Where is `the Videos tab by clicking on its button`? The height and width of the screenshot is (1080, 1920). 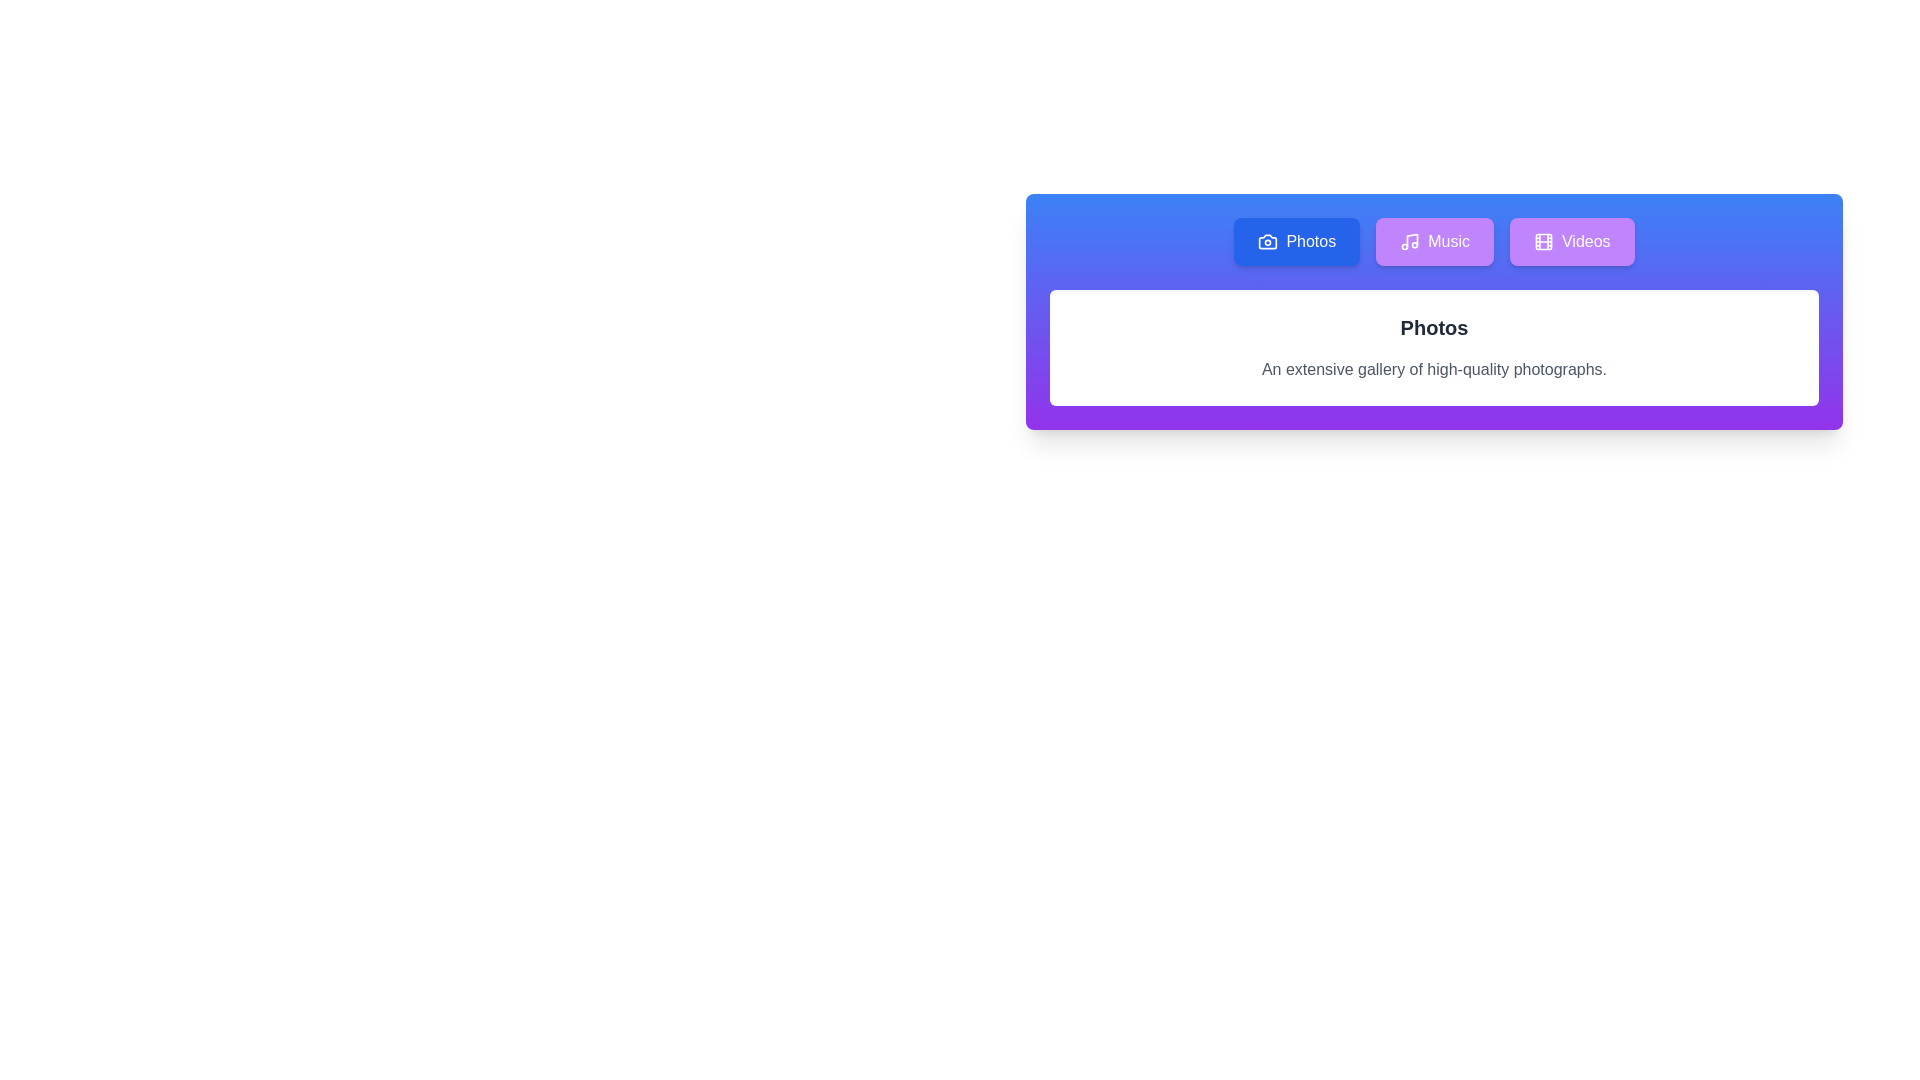 the Videos tab by clicking on its button is located at coordinates (1570, 241).